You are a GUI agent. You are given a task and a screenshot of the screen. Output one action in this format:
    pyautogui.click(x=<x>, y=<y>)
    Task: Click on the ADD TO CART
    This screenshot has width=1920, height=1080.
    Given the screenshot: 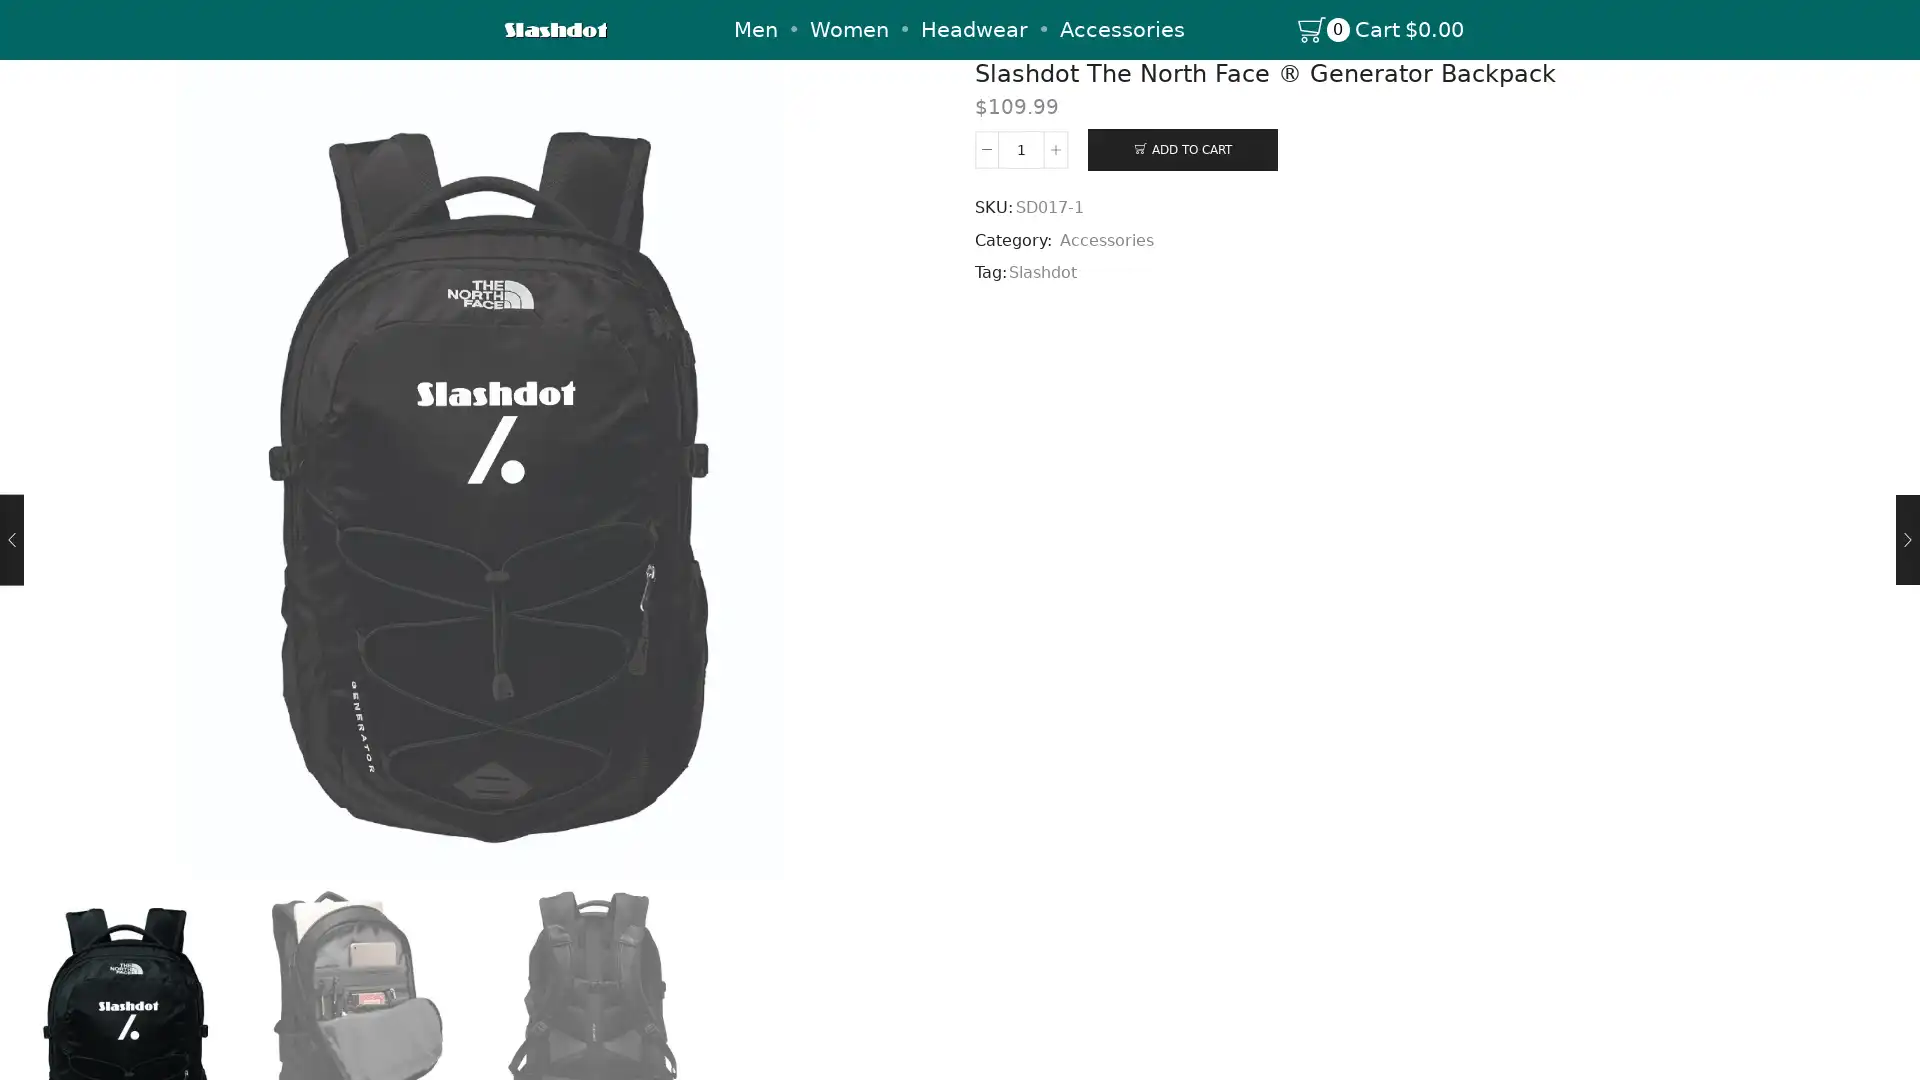 What is the action you would take?
    pyautogui.click(x=1182, y=148)
    